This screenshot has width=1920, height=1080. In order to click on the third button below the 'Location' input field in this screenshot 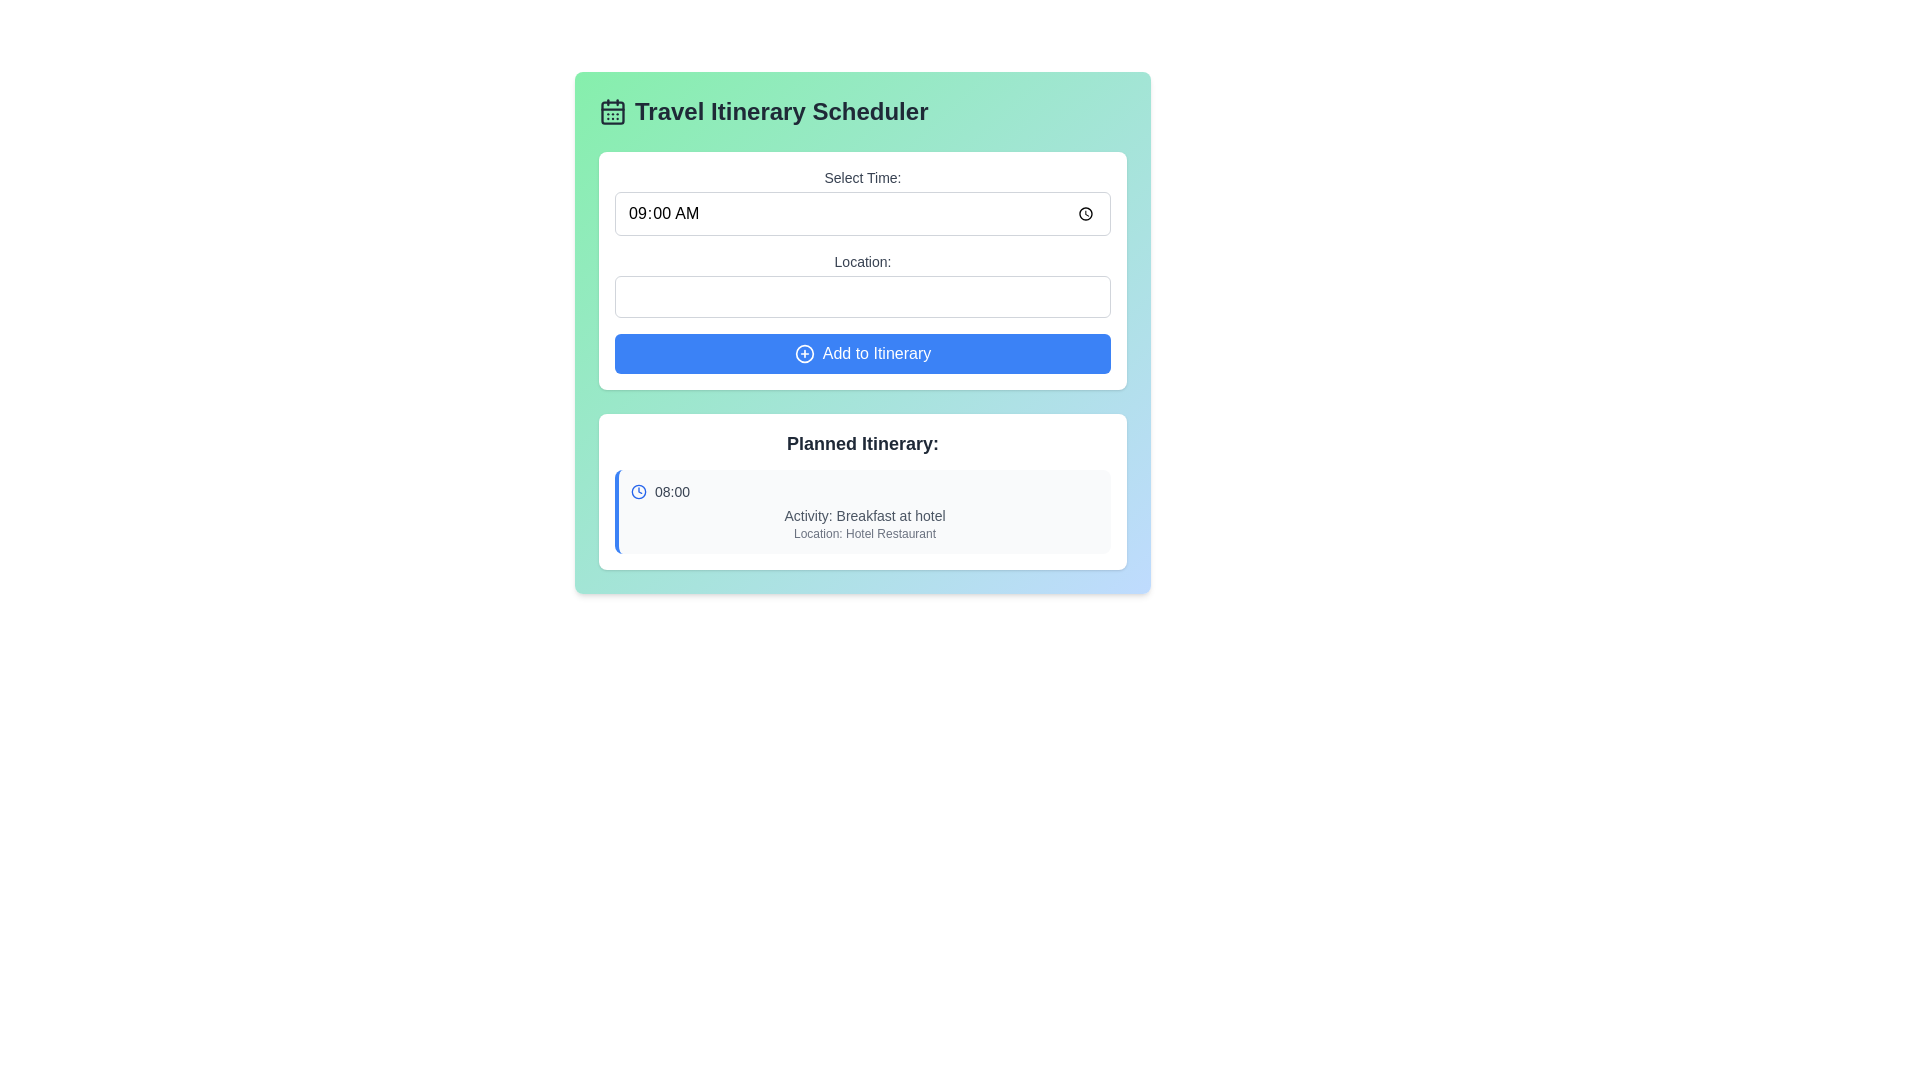, I will do `click(863, 353)`.